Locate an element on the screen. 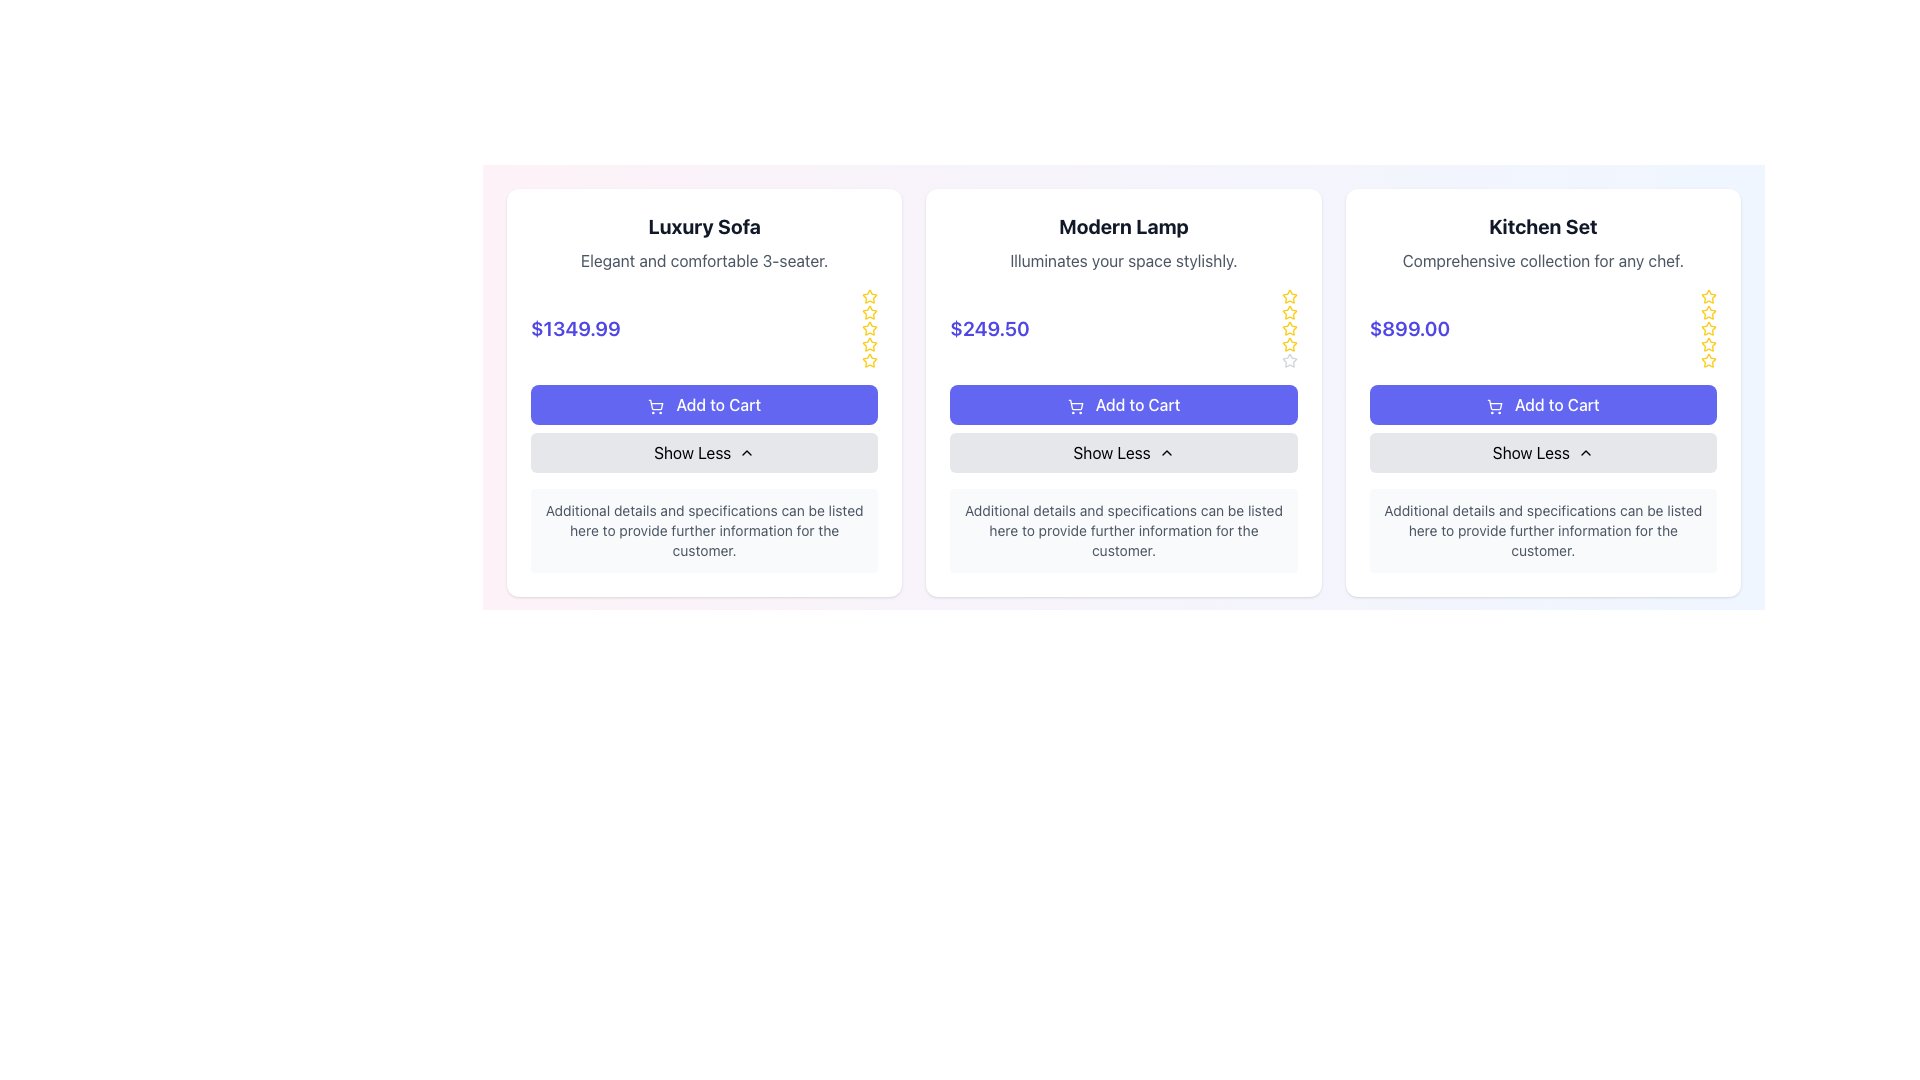 The width and height of the screenshot is (1920, 1080). the upward-pointing chevron icon within the 'Show Less' button is located at coordinates (1166, 452).